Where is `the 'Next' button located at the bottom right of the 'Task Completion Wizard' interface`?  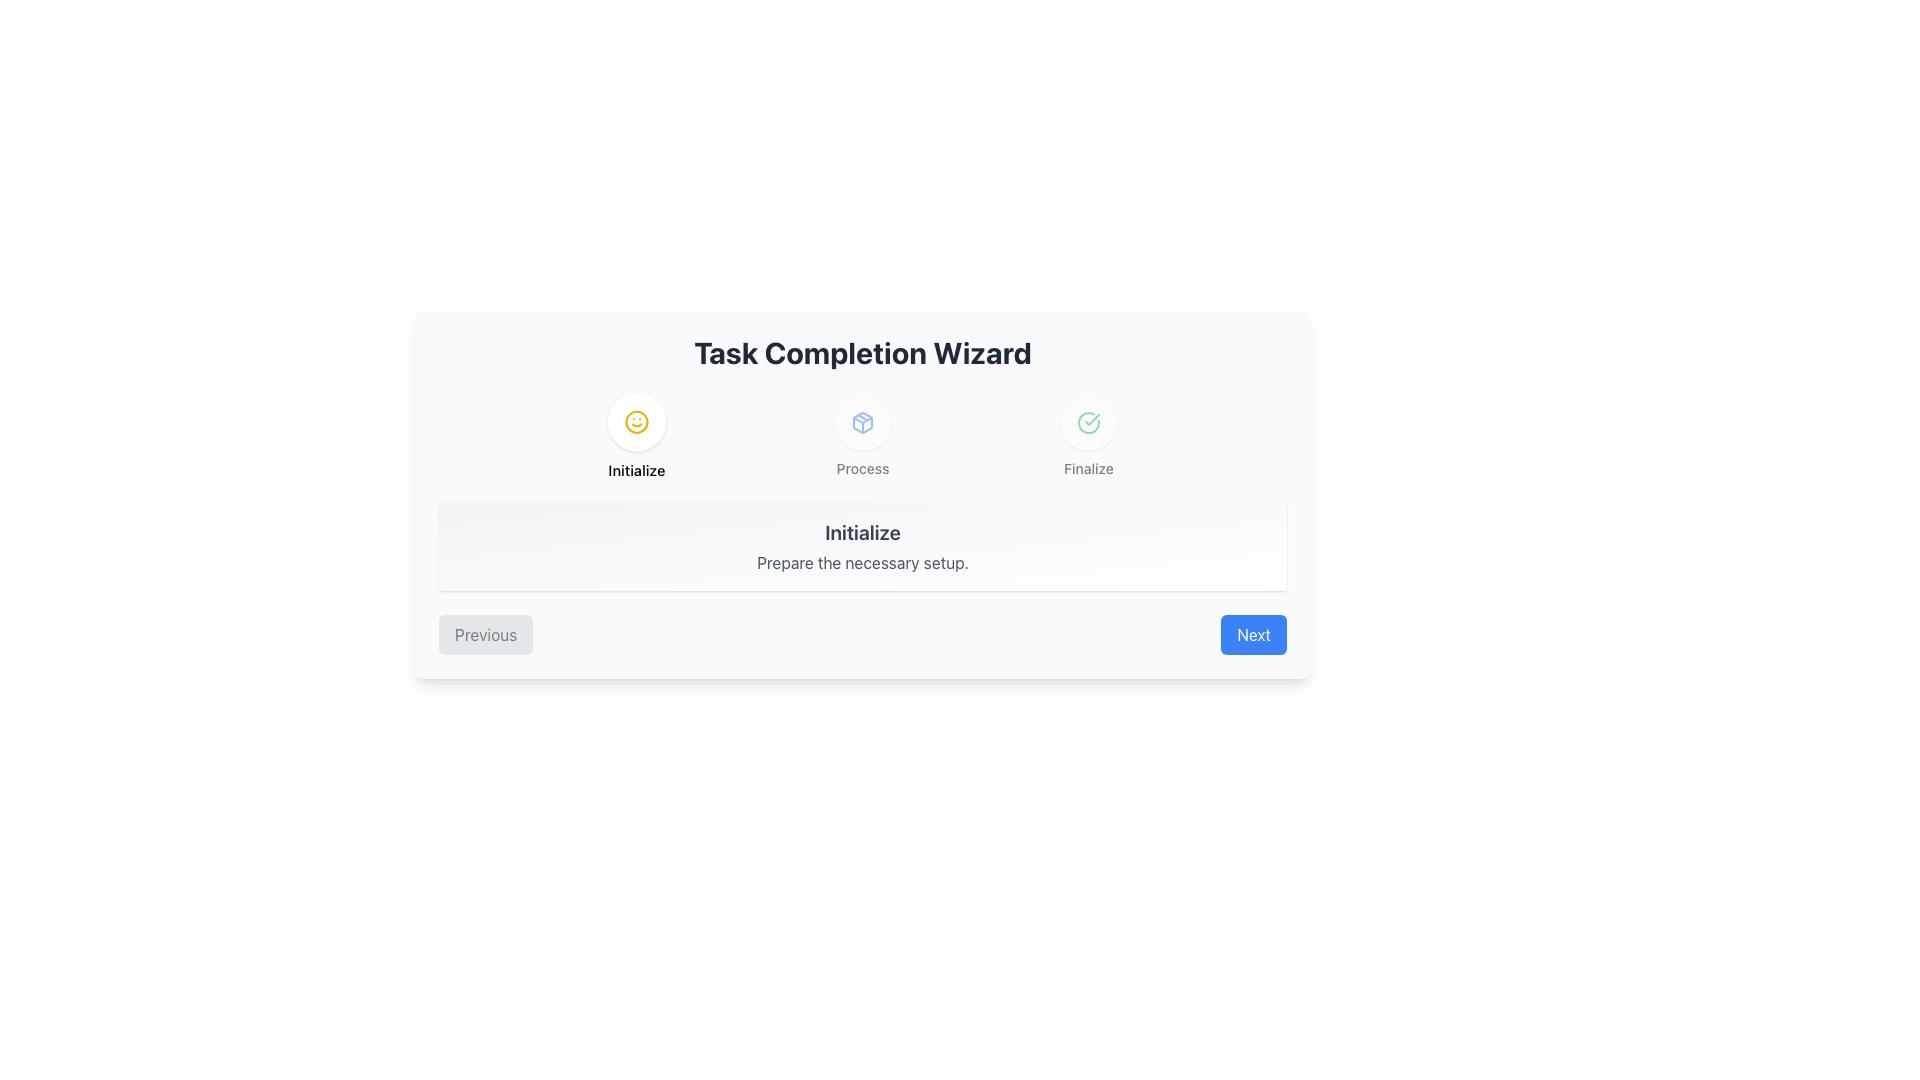
the 'Next' button located at the bottom right of the 'Task Completion Wizard' interface is located at coordinates (1253, 635).